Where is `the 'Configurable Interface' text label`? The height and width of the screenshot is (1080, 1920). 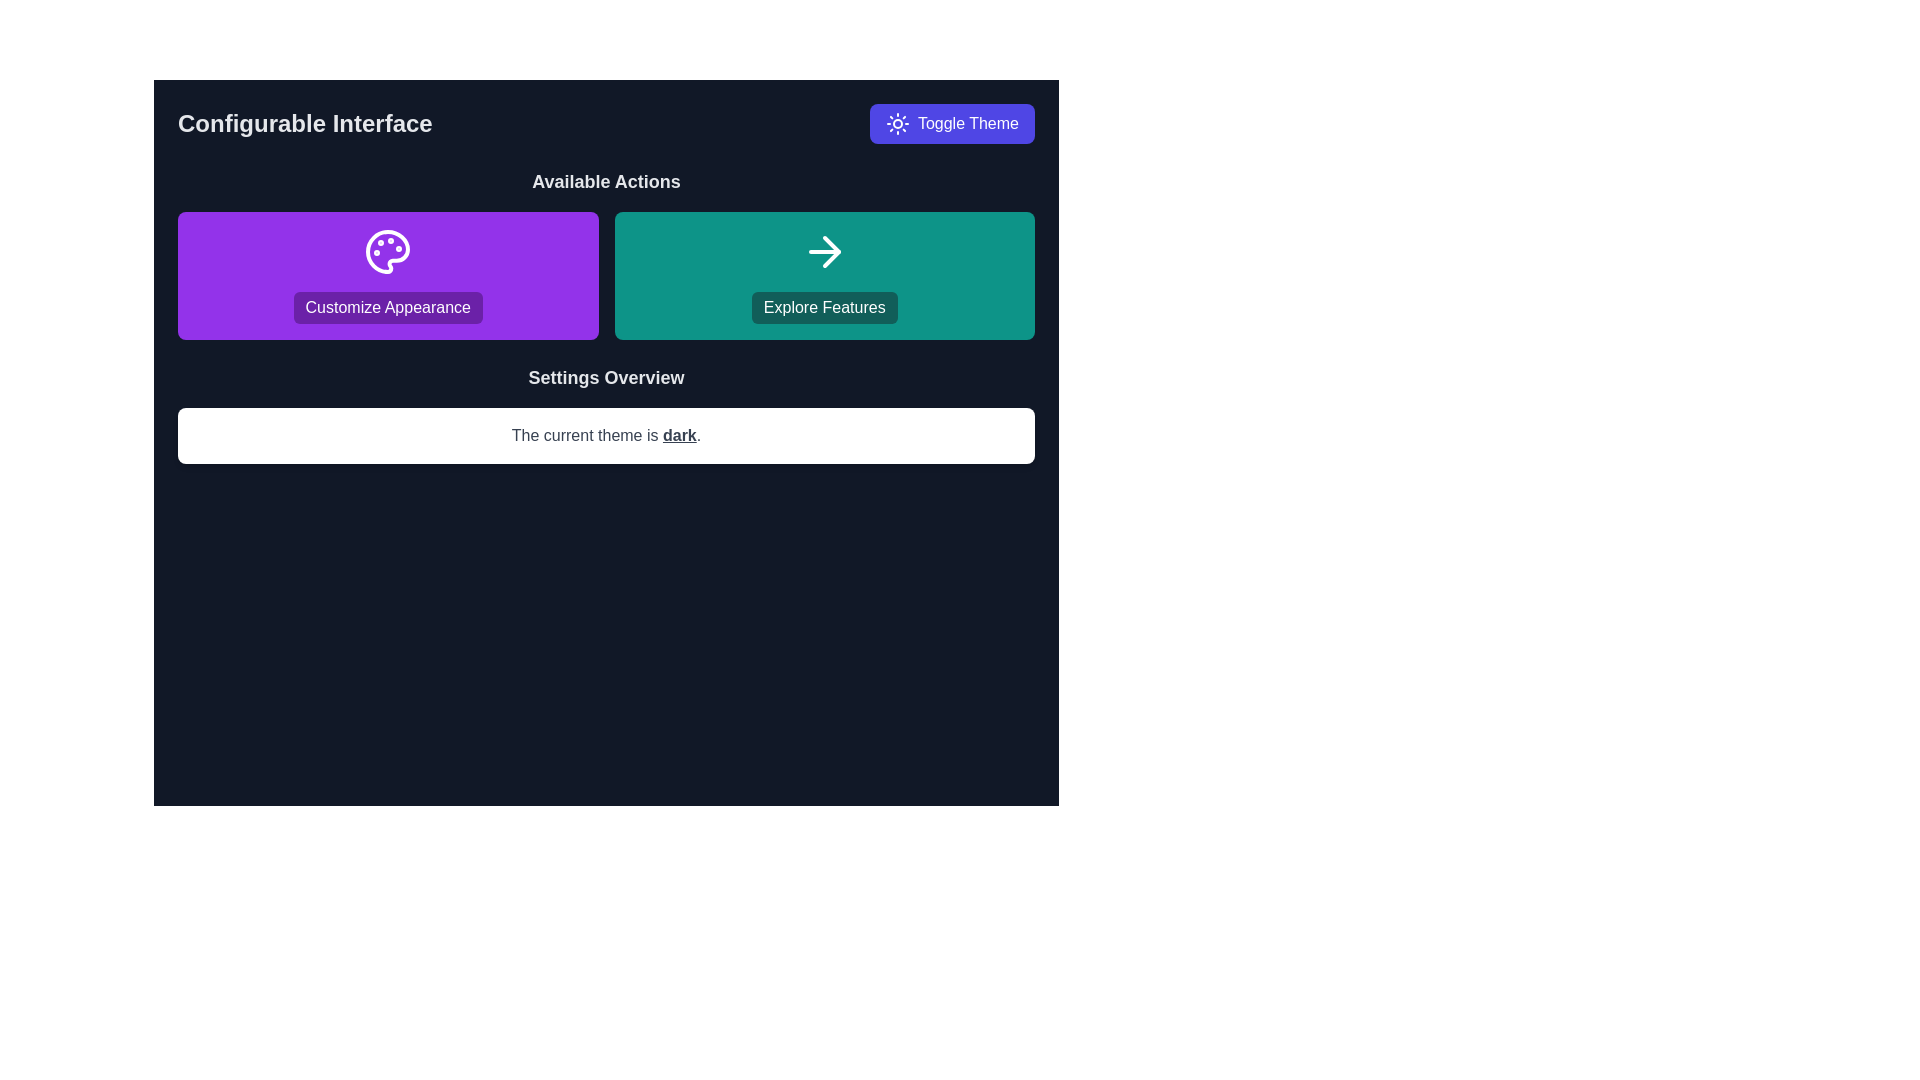
the 'Configurable Interface' text label is located at coordinates (304, 123).